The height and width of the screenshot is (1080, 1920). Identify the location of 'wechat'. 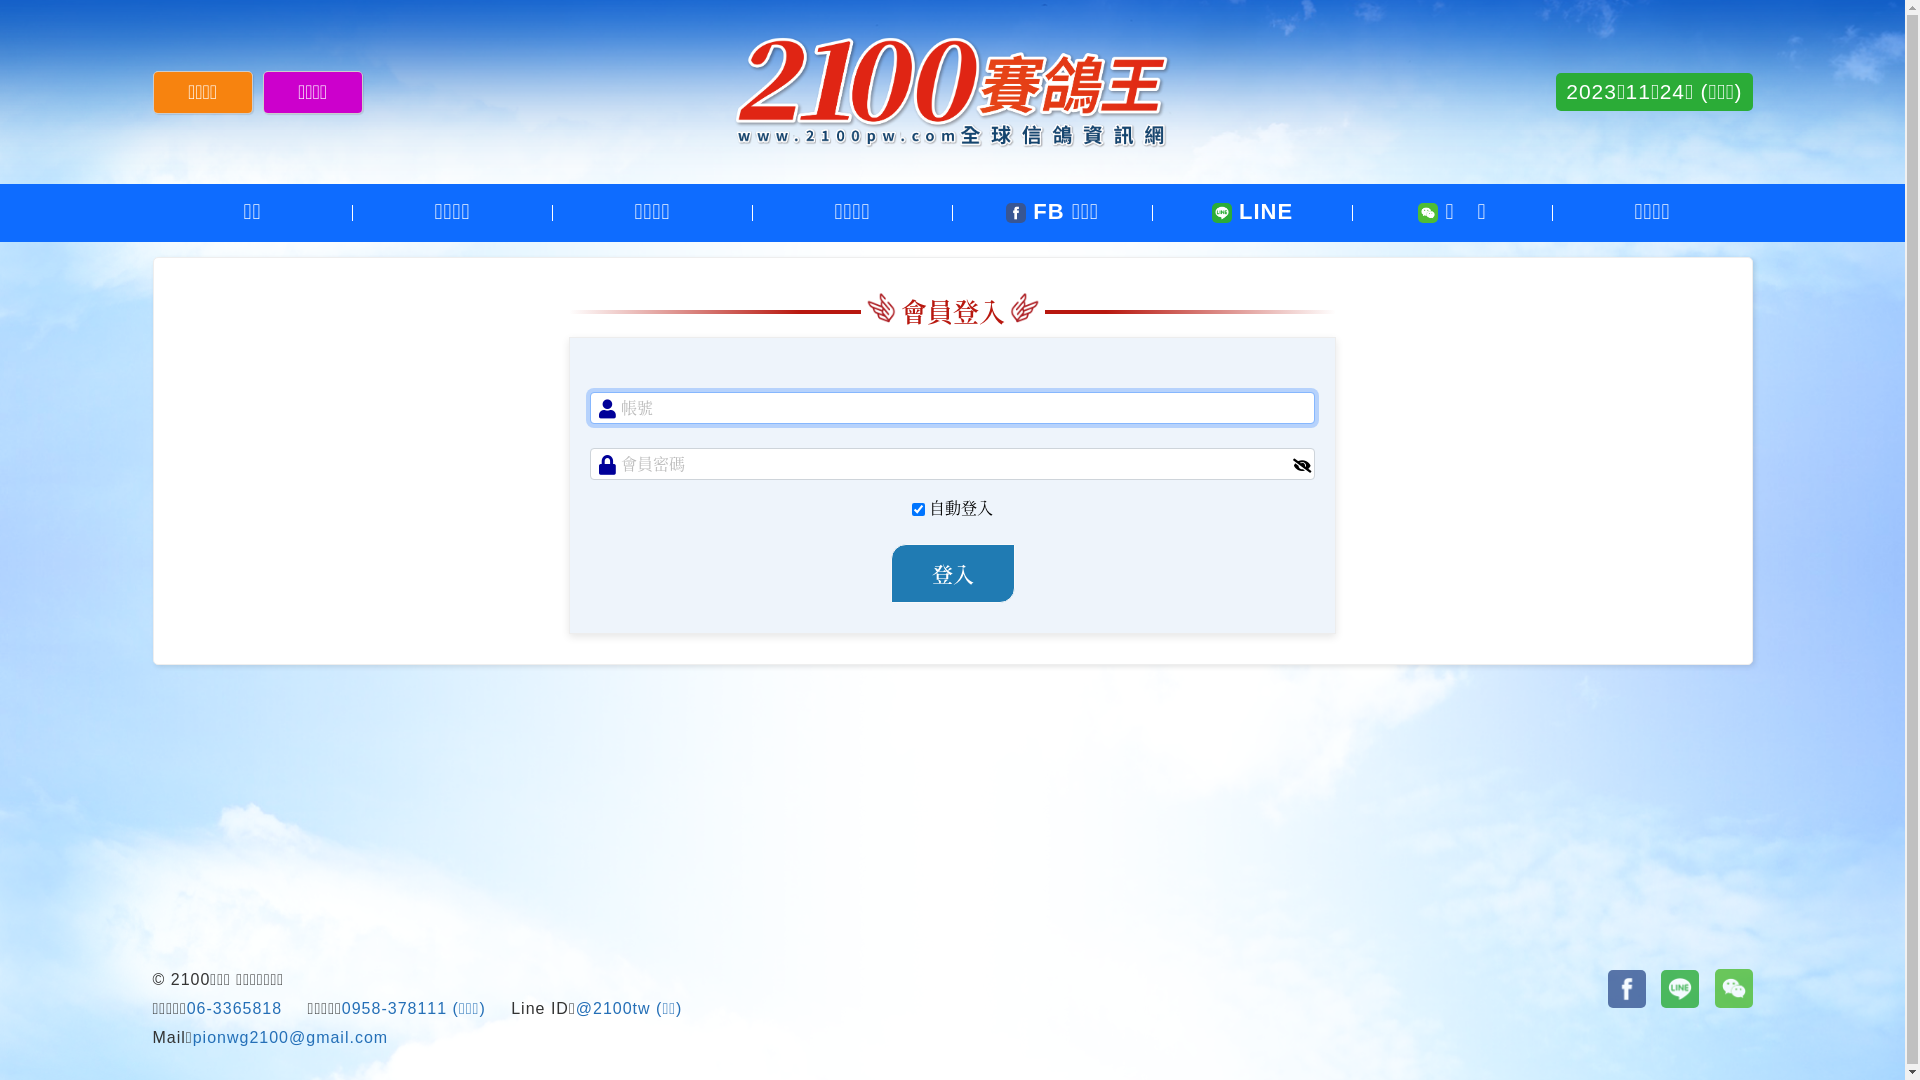
(1732, 986).